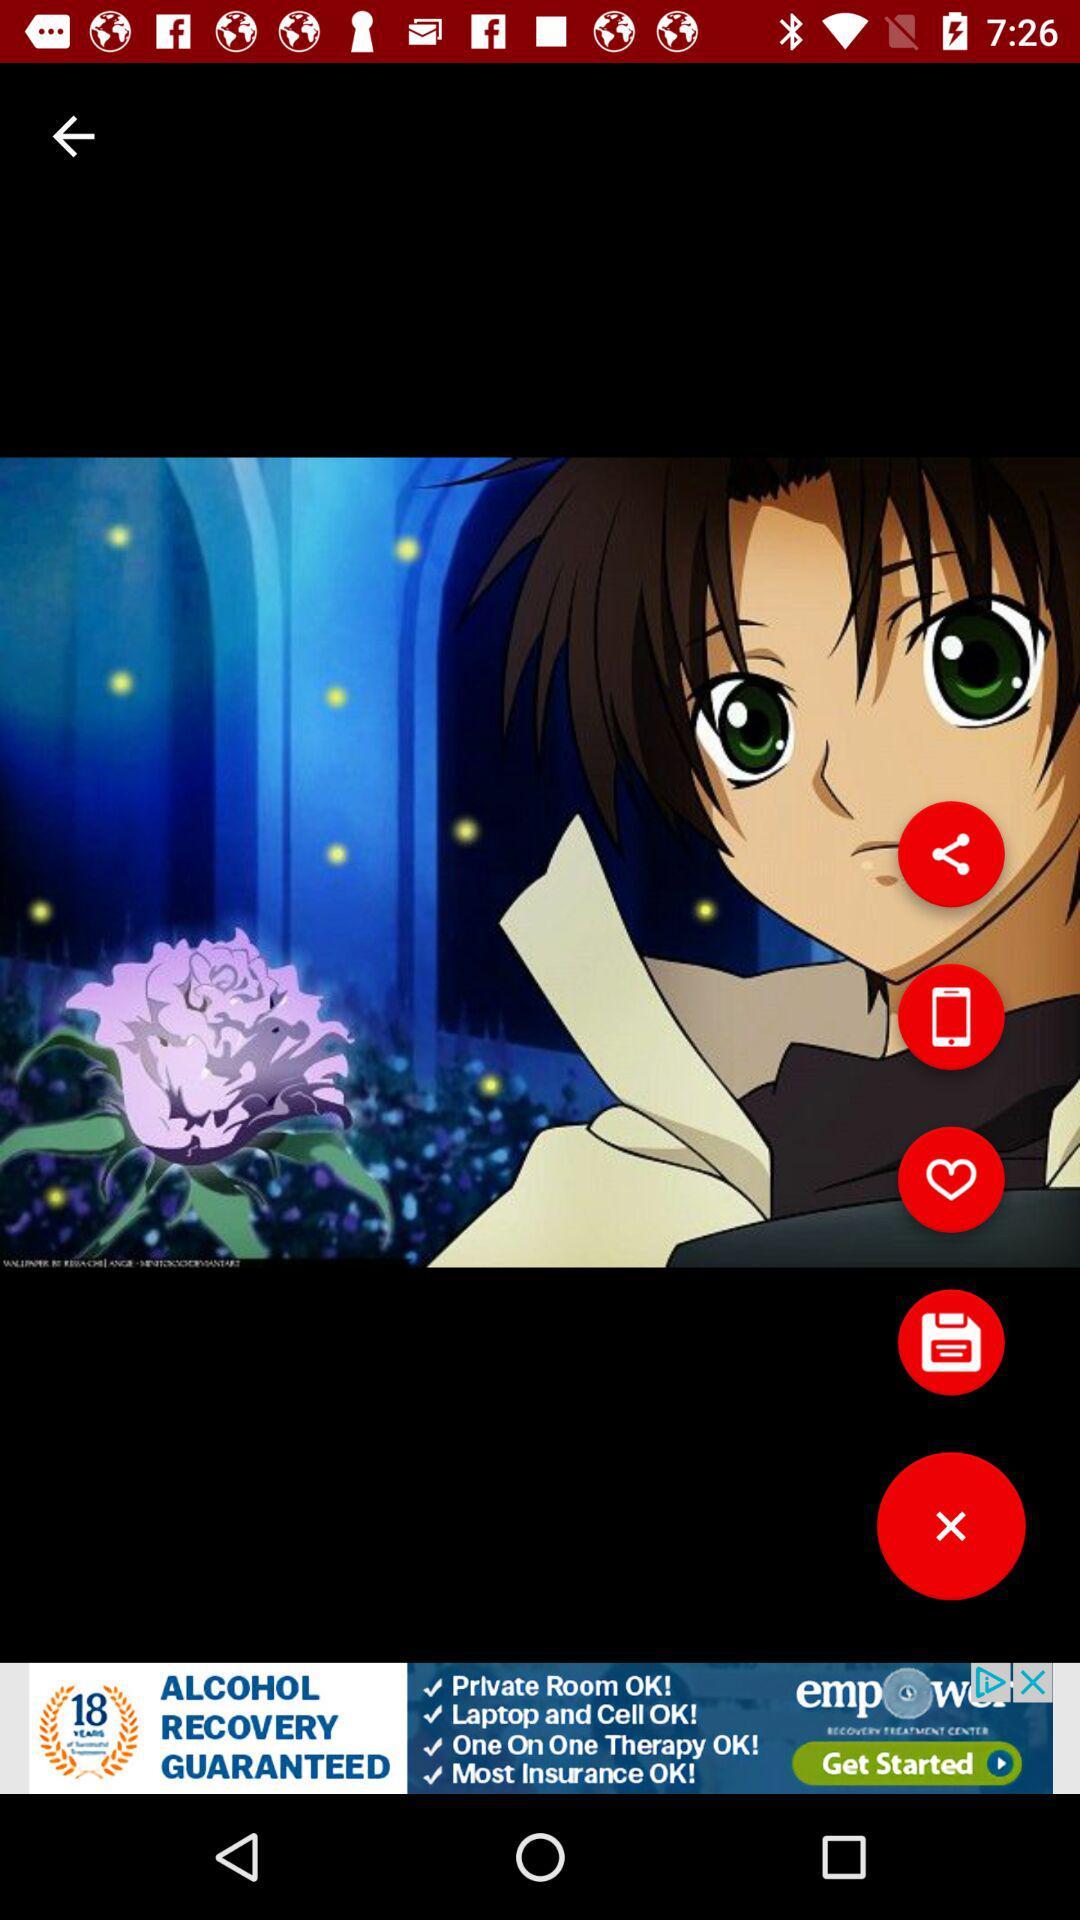  What do you see at coordinates (950, 1350) in the screenshot?
I see `the picture` at bounding box center [950, 1350].